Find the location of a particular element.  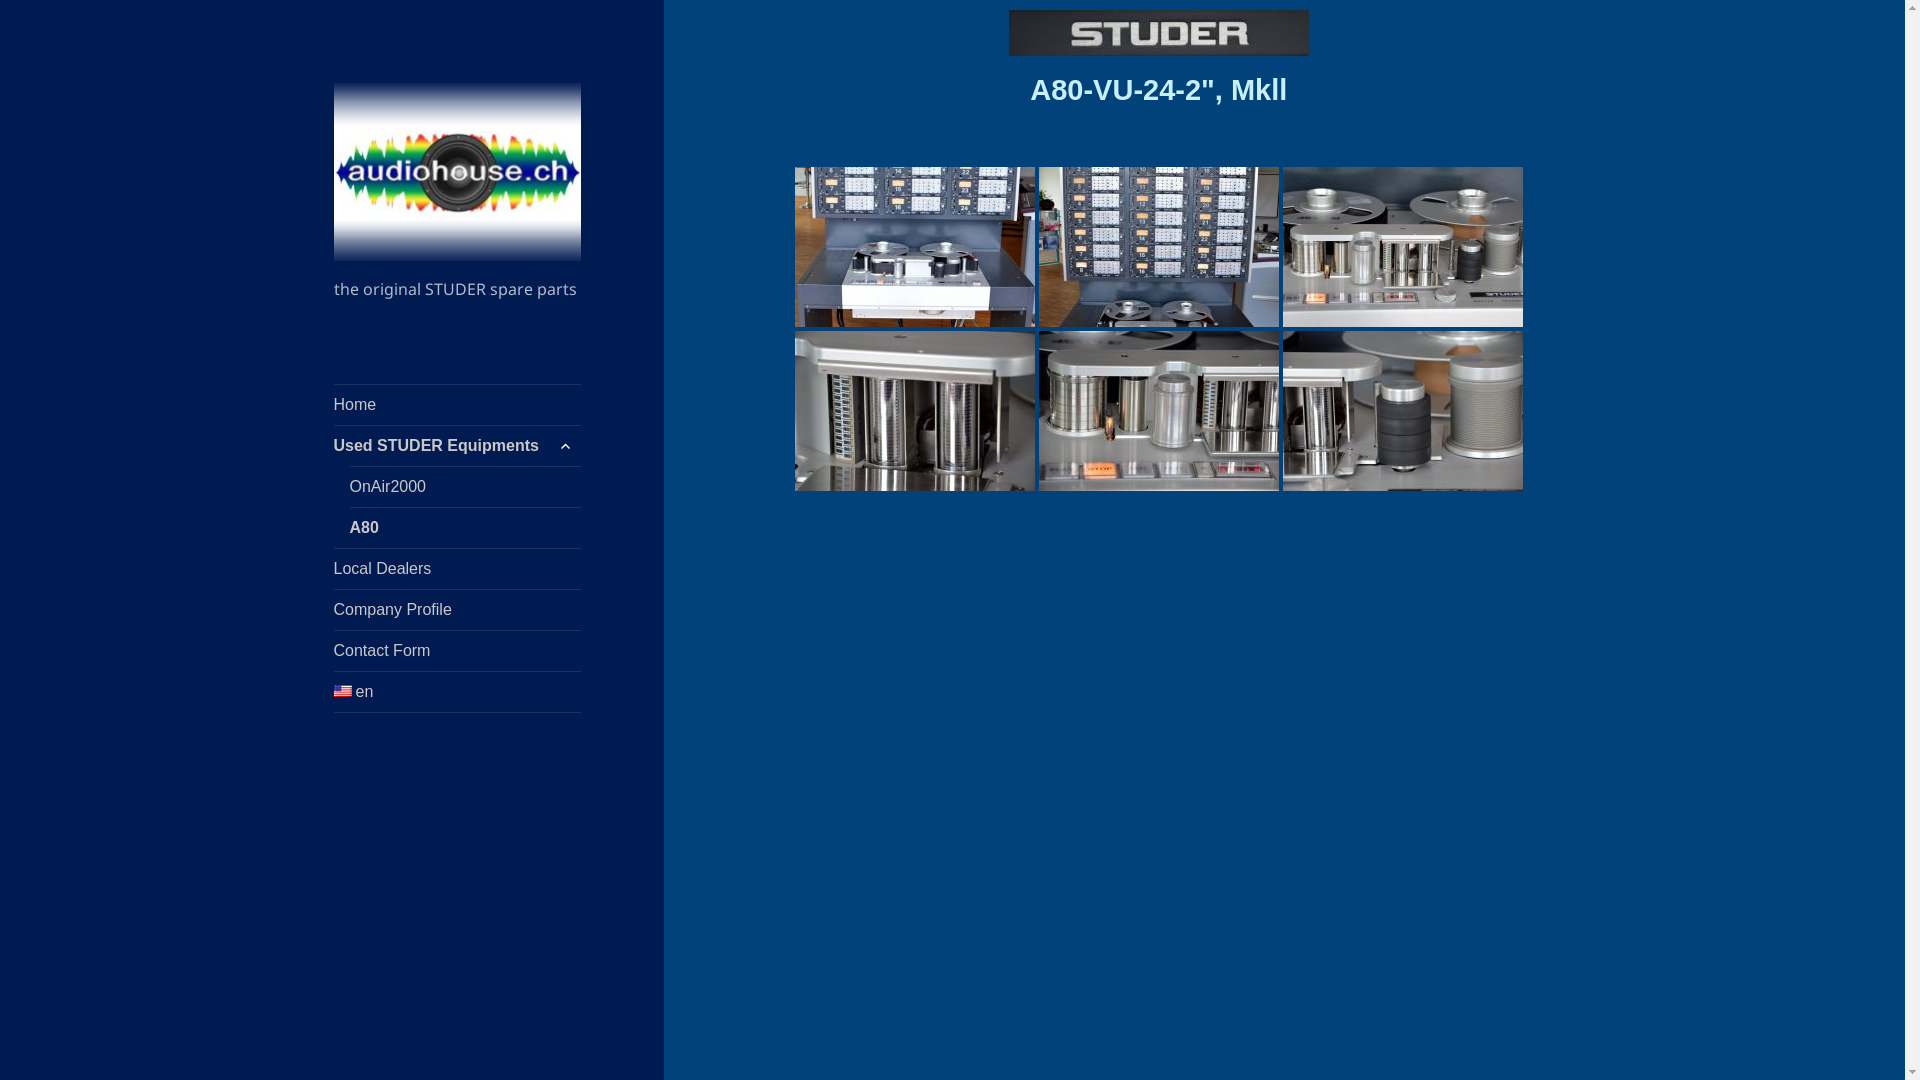

'Used STUDER Equipments' is located at coordinates (334, 445).